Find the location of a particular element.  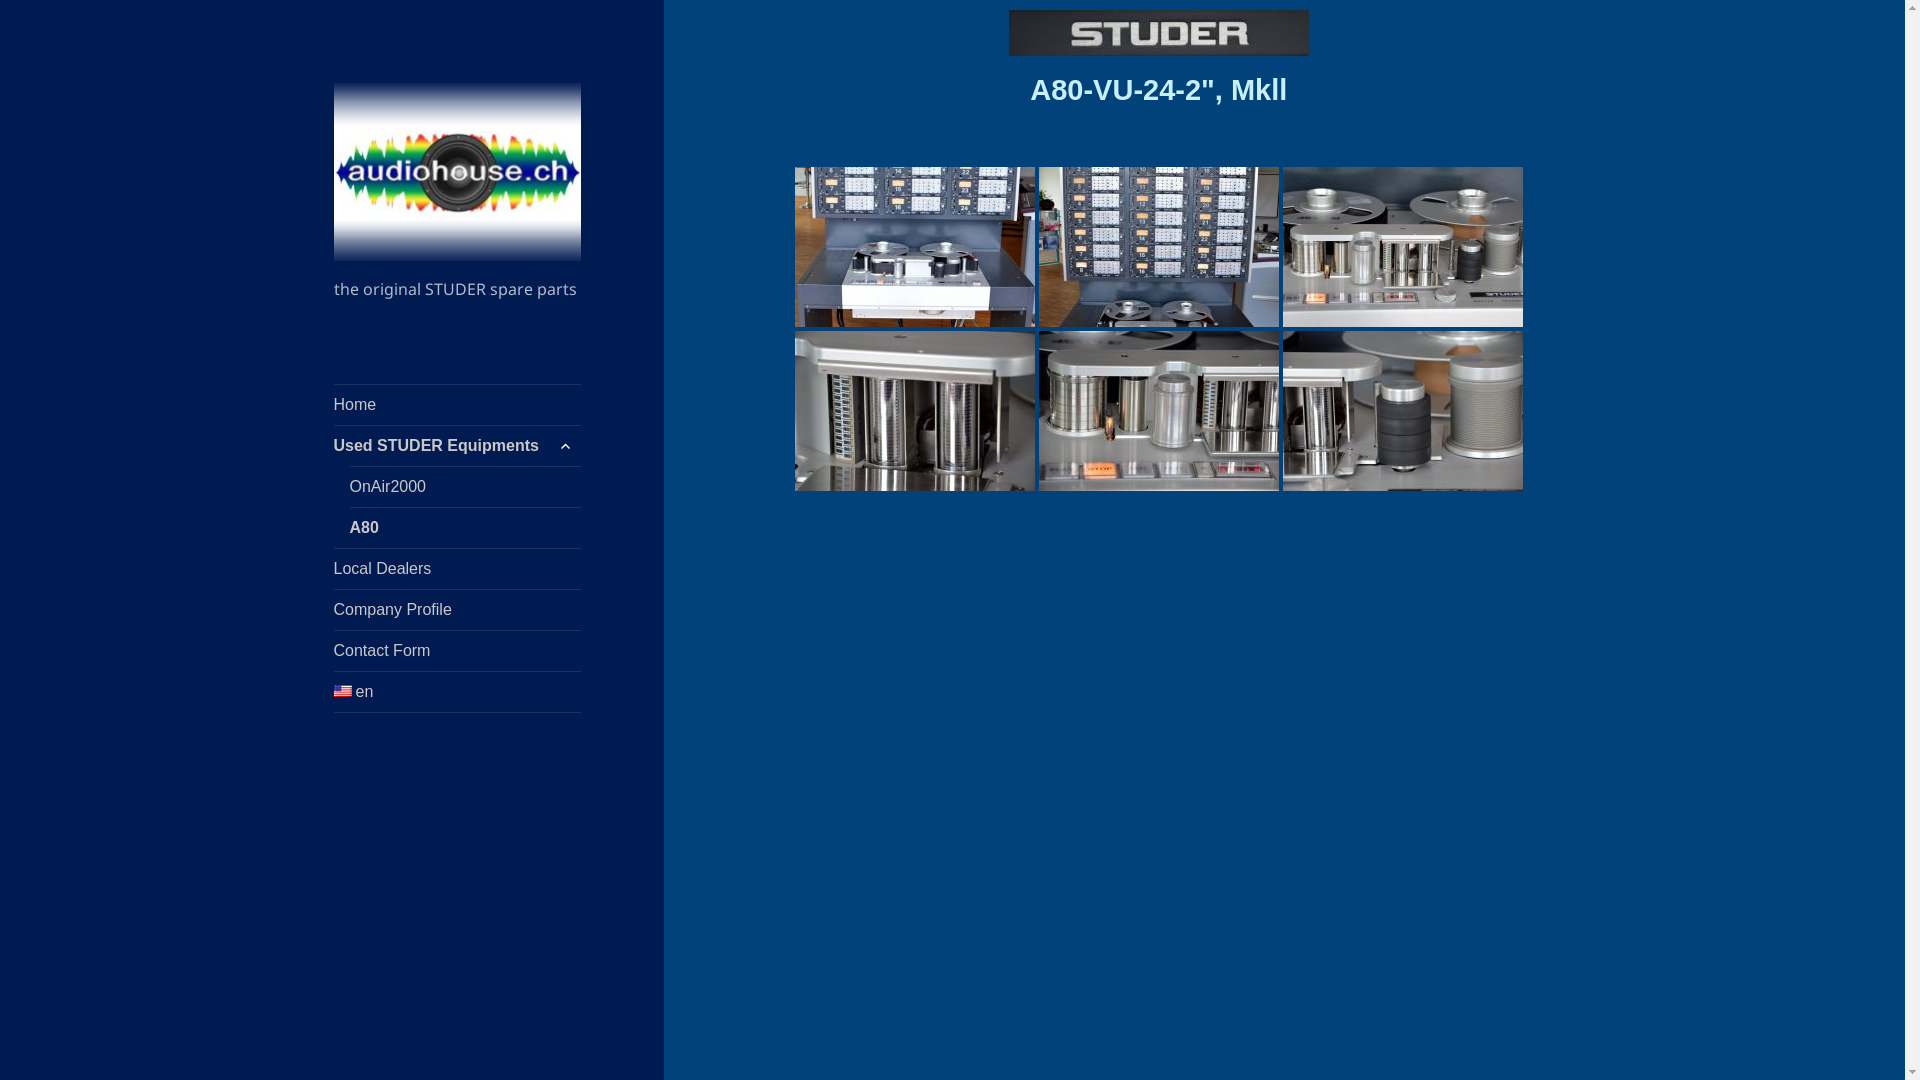

'Used STUDER Equipments' is located at coordinates (334, 445).